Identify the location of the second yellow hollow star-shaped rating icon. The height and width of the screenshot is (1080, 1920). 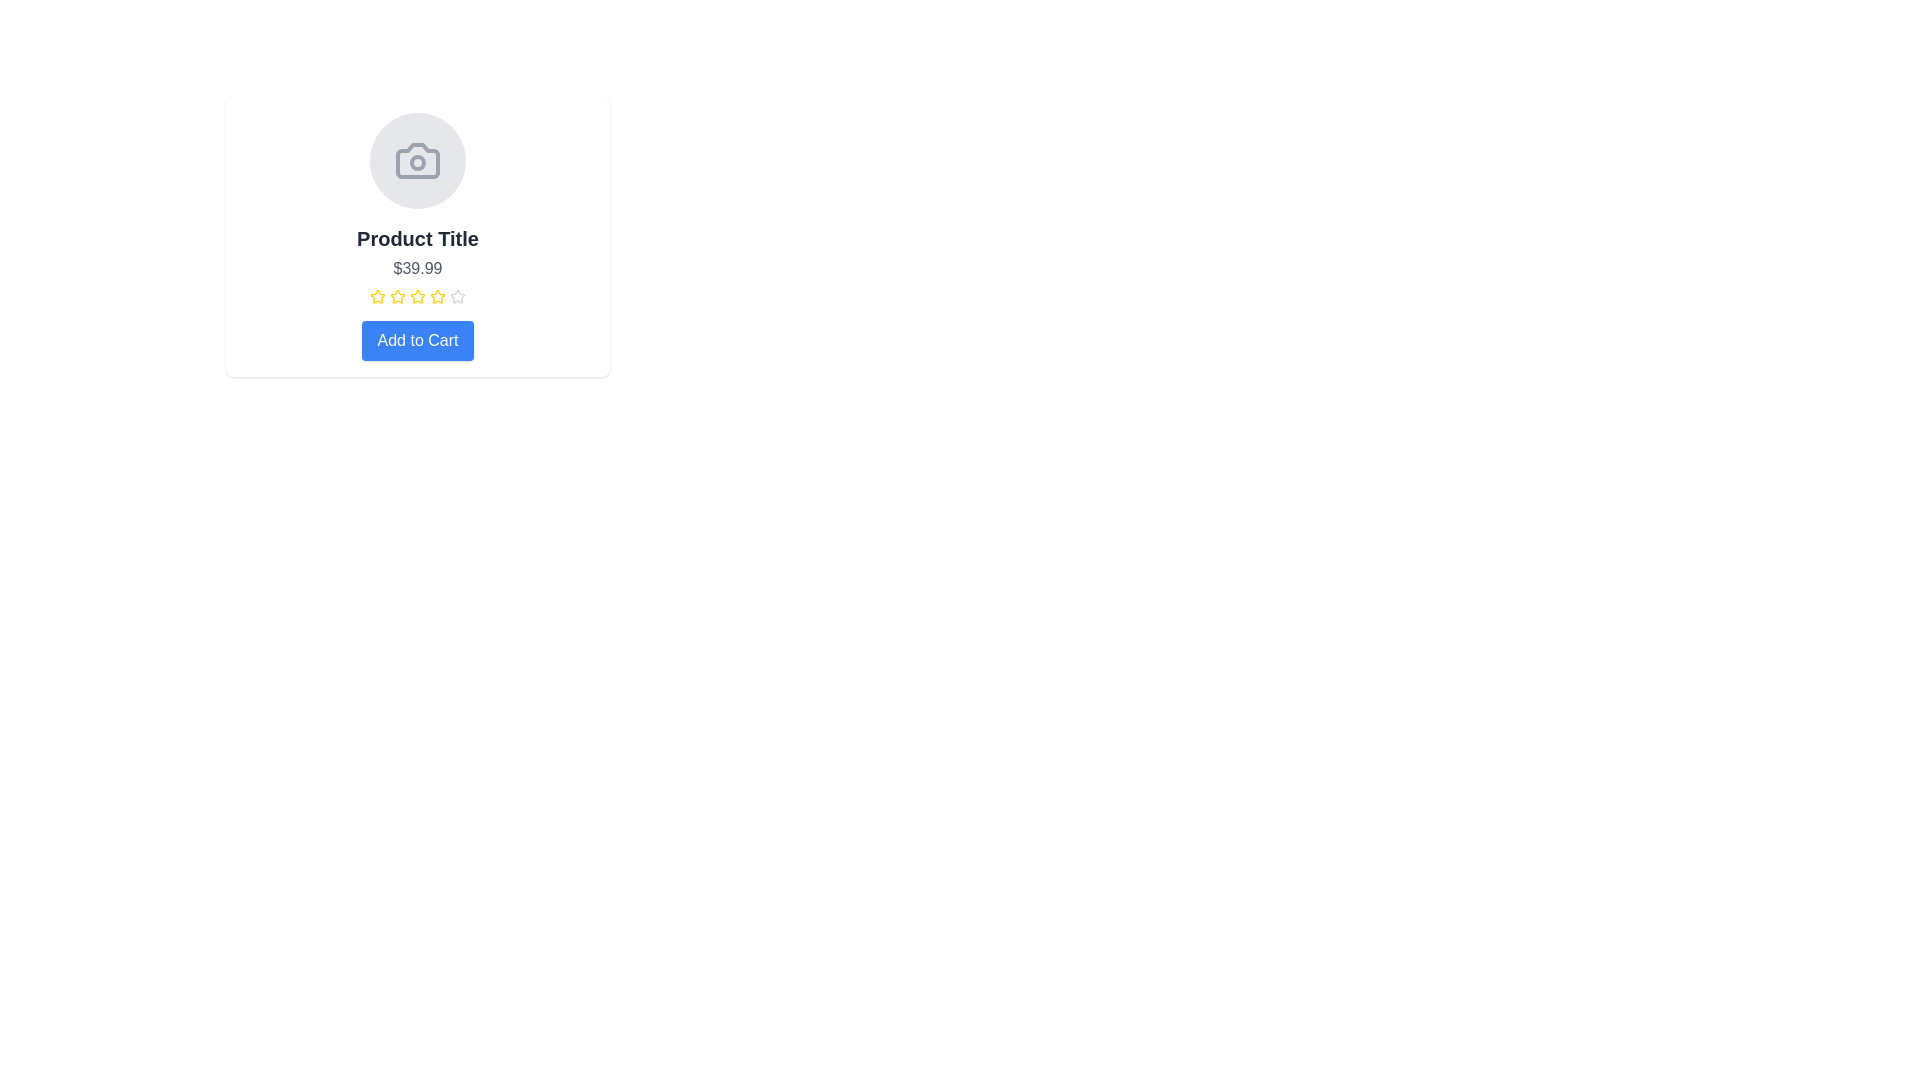
(398, 296).